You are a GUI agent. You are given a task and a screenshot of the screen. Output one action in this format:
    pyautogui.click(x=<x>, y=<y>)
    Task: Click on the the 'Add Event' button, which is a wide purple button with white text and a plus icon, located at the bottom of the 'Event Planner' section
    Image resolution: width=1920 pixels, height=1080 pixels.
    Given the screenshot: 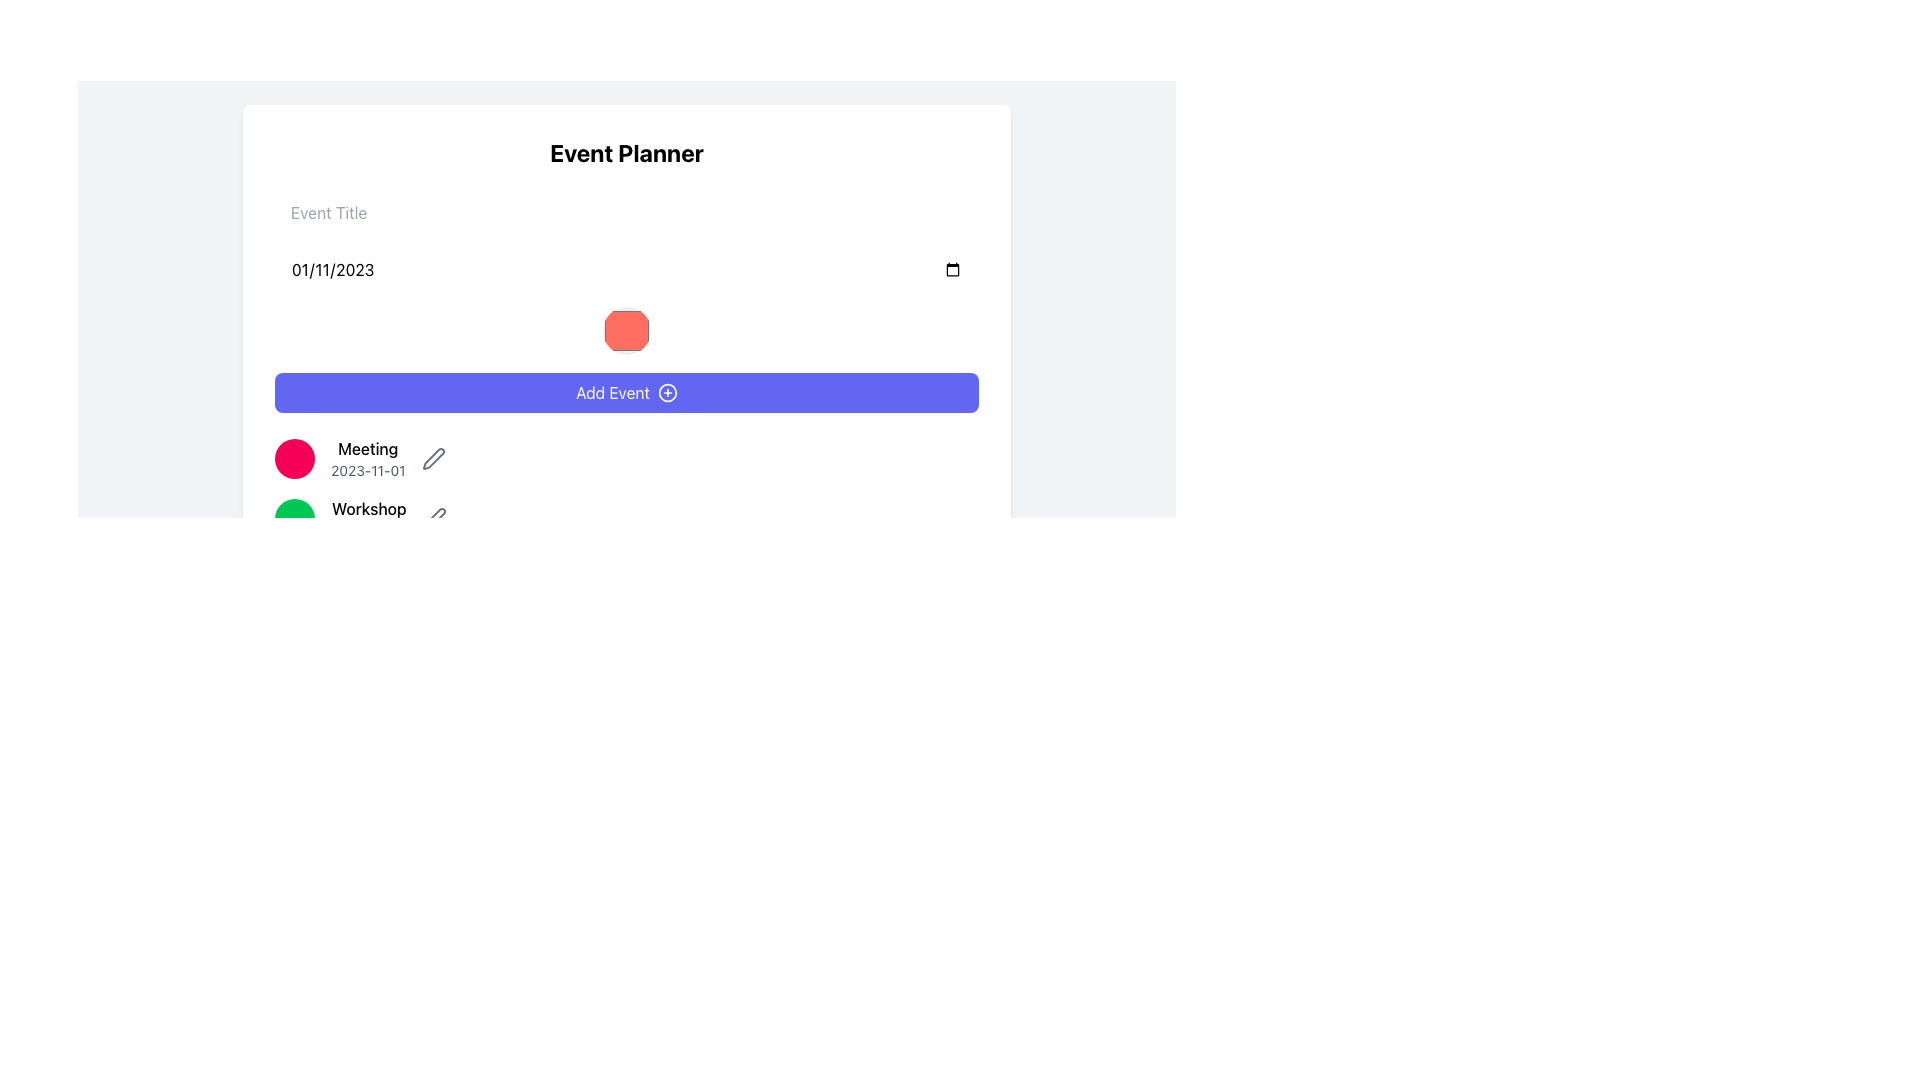 What is the action you would take?
    pyautogui.click(x=626, y=393)
    